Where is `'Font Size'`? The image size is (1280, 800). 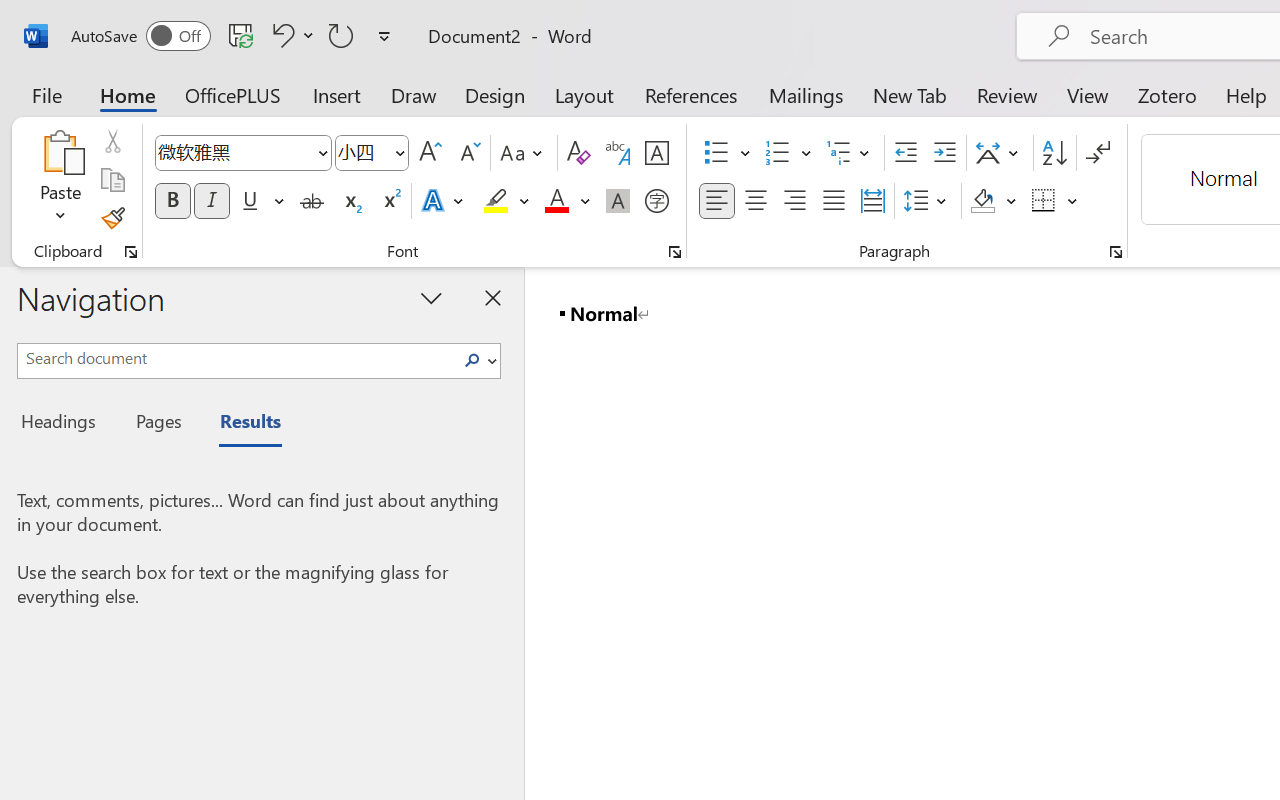
'Font Size' is located at coordinates (372, 153).